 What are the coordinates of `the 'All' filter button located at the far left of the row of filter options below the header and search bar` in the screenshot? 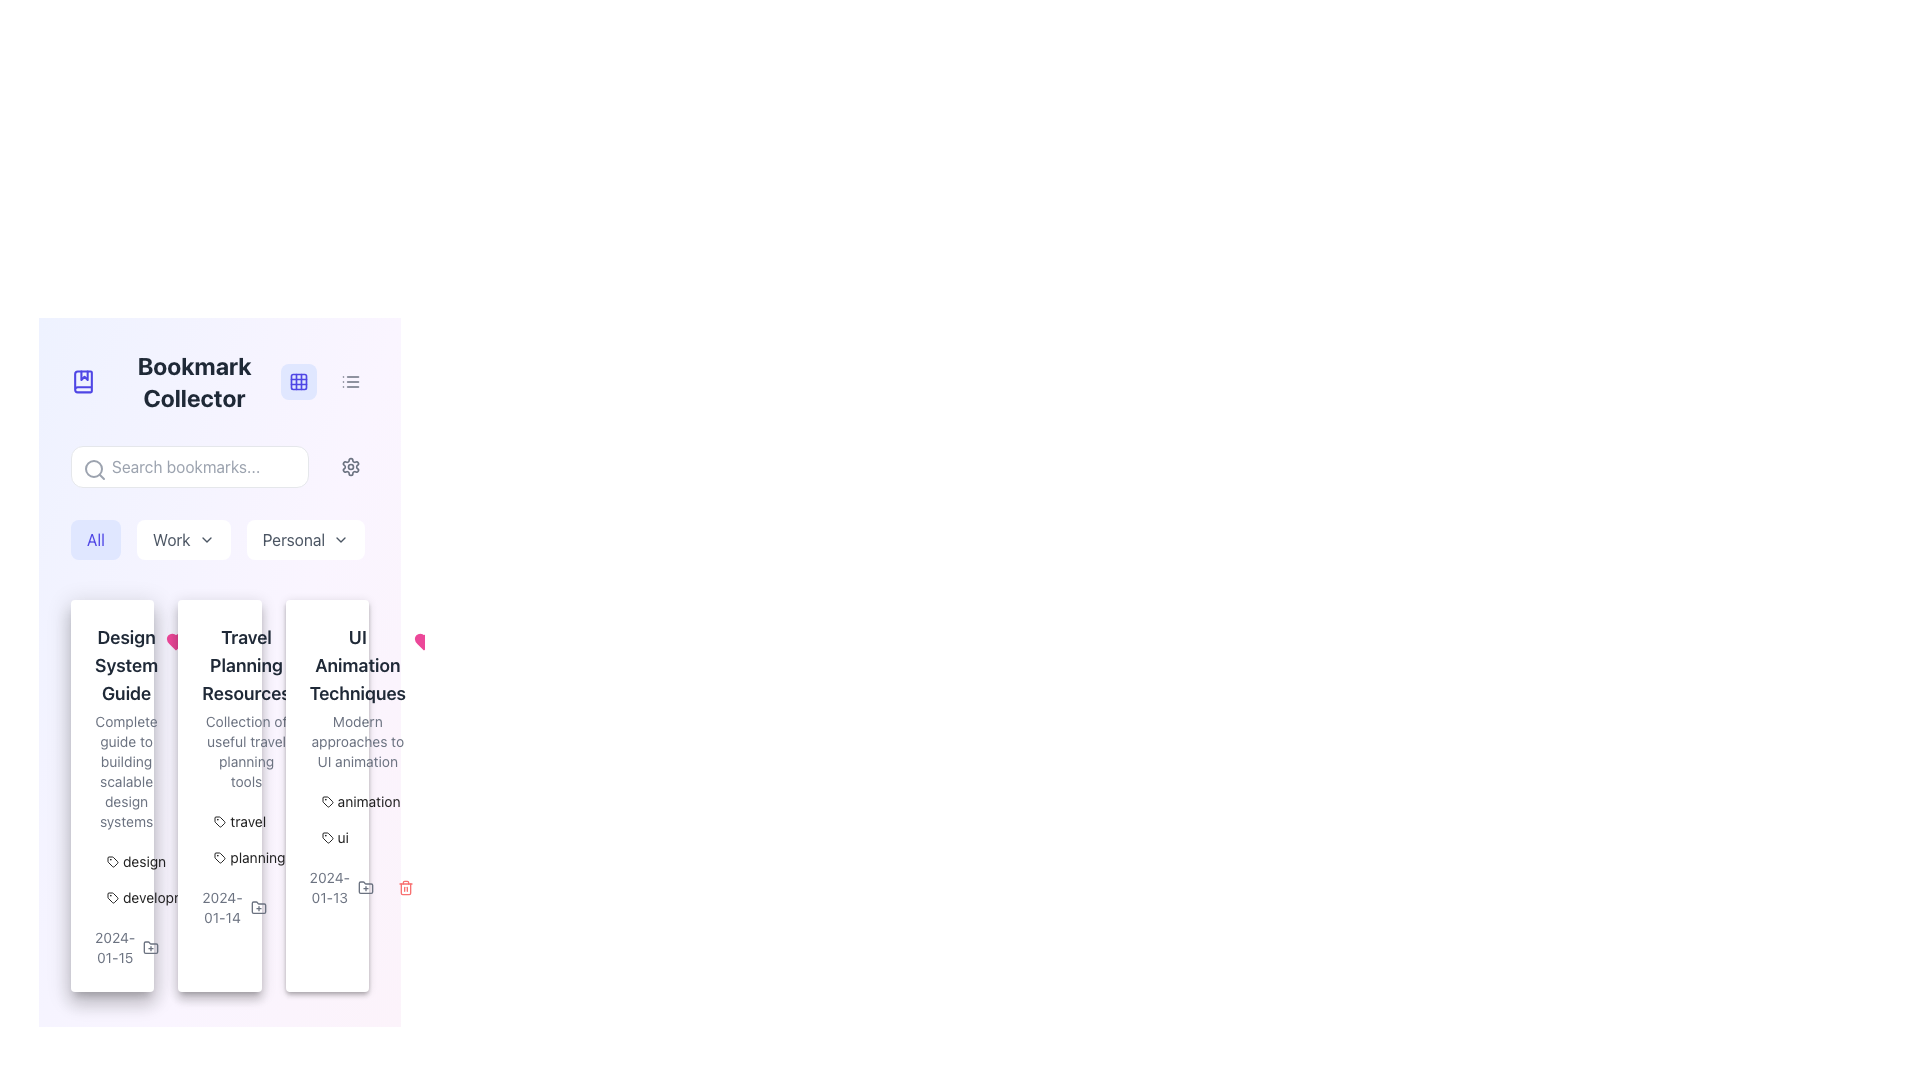 It's located at (95, 540).